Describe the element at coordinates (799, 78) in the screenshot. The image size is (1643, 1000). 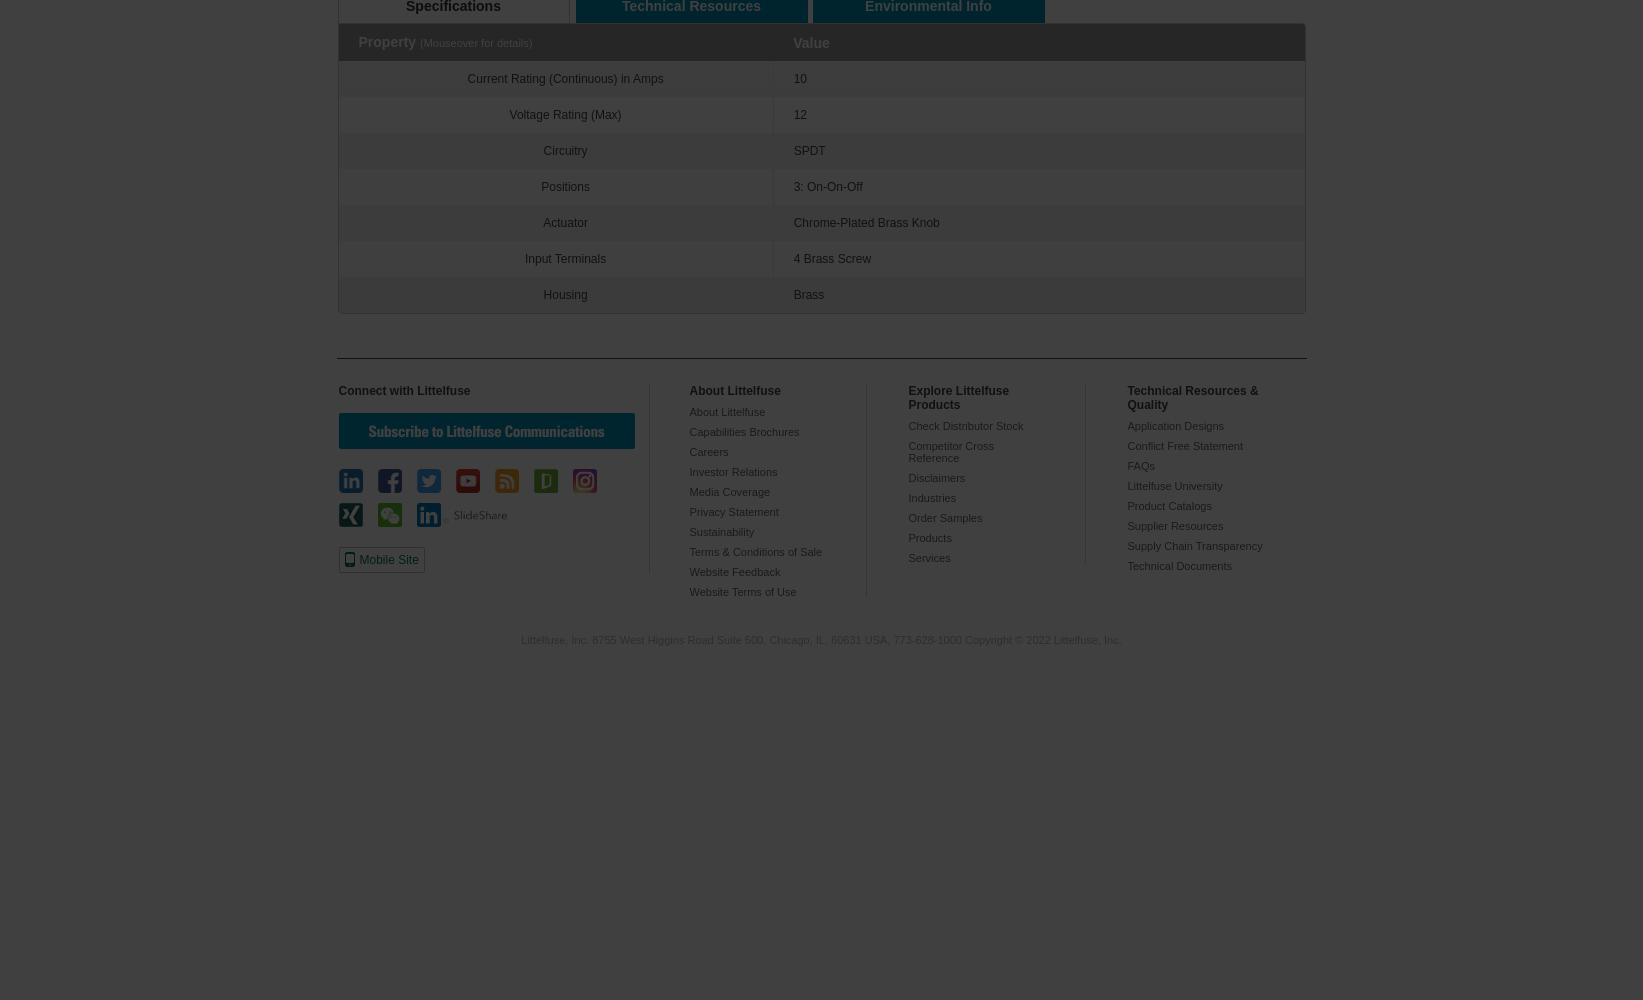
I see `'10'` at that location.